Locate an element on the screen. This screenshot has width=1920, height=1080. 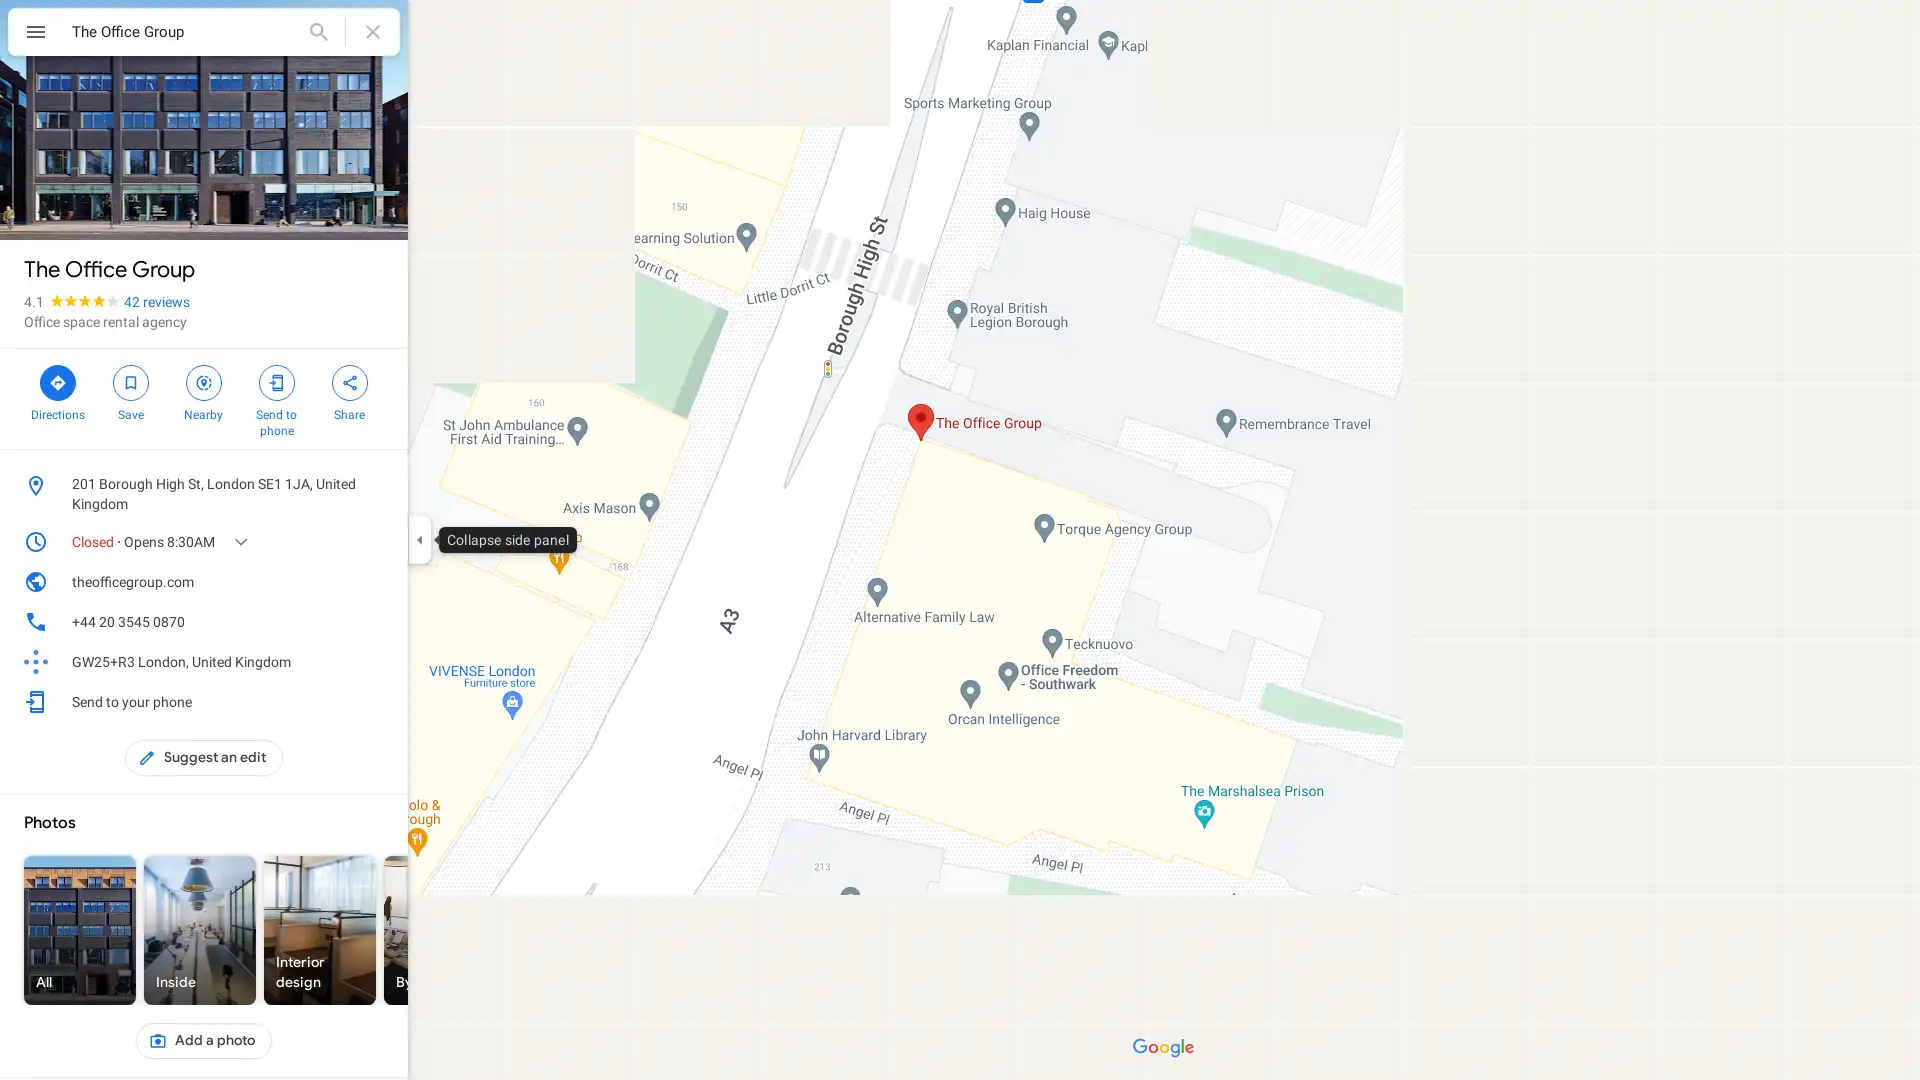
Save The Office Group in your lists is located at coordinates (129, 390).